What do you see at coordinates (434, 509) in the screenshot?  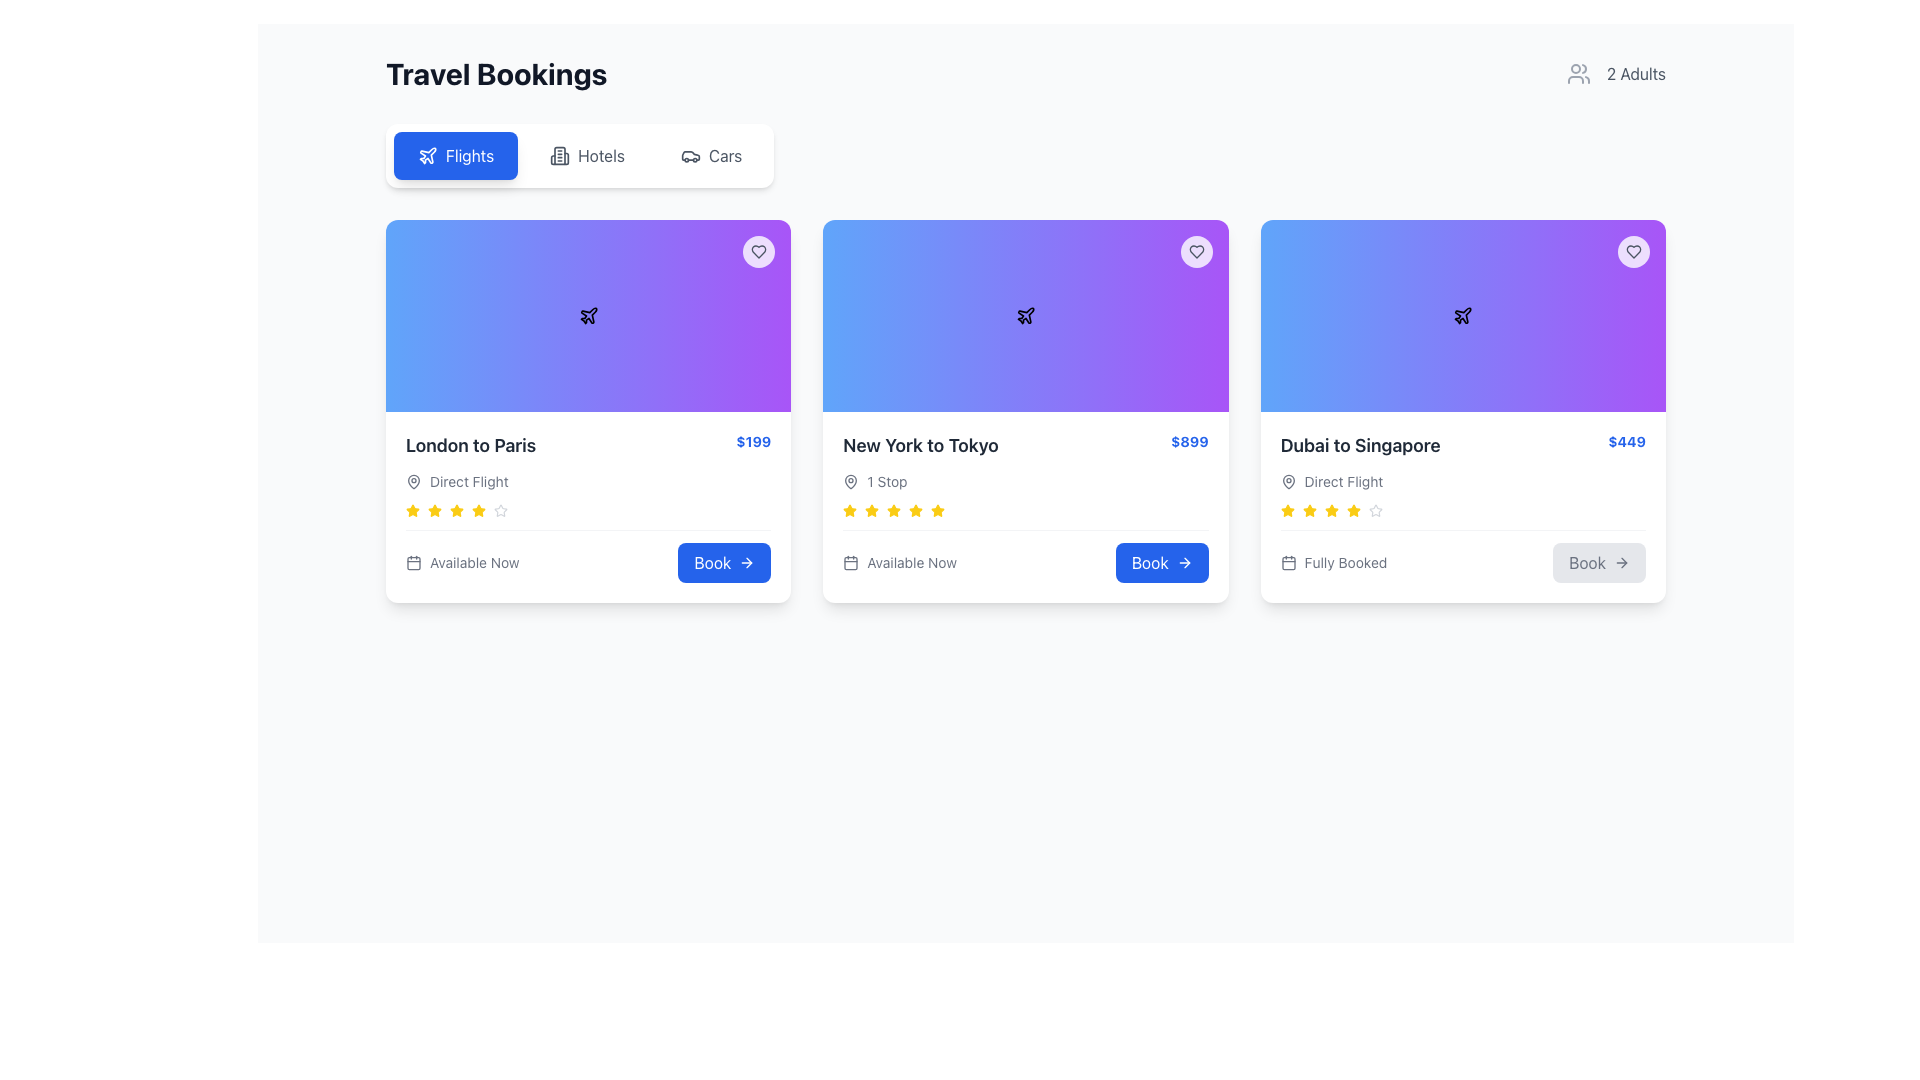 I see `the third star icon in the 5-star rating row for the 'London to Paris' travel card, which is styled in yellow and indicates a rating item` at bounding box center [434, 509].